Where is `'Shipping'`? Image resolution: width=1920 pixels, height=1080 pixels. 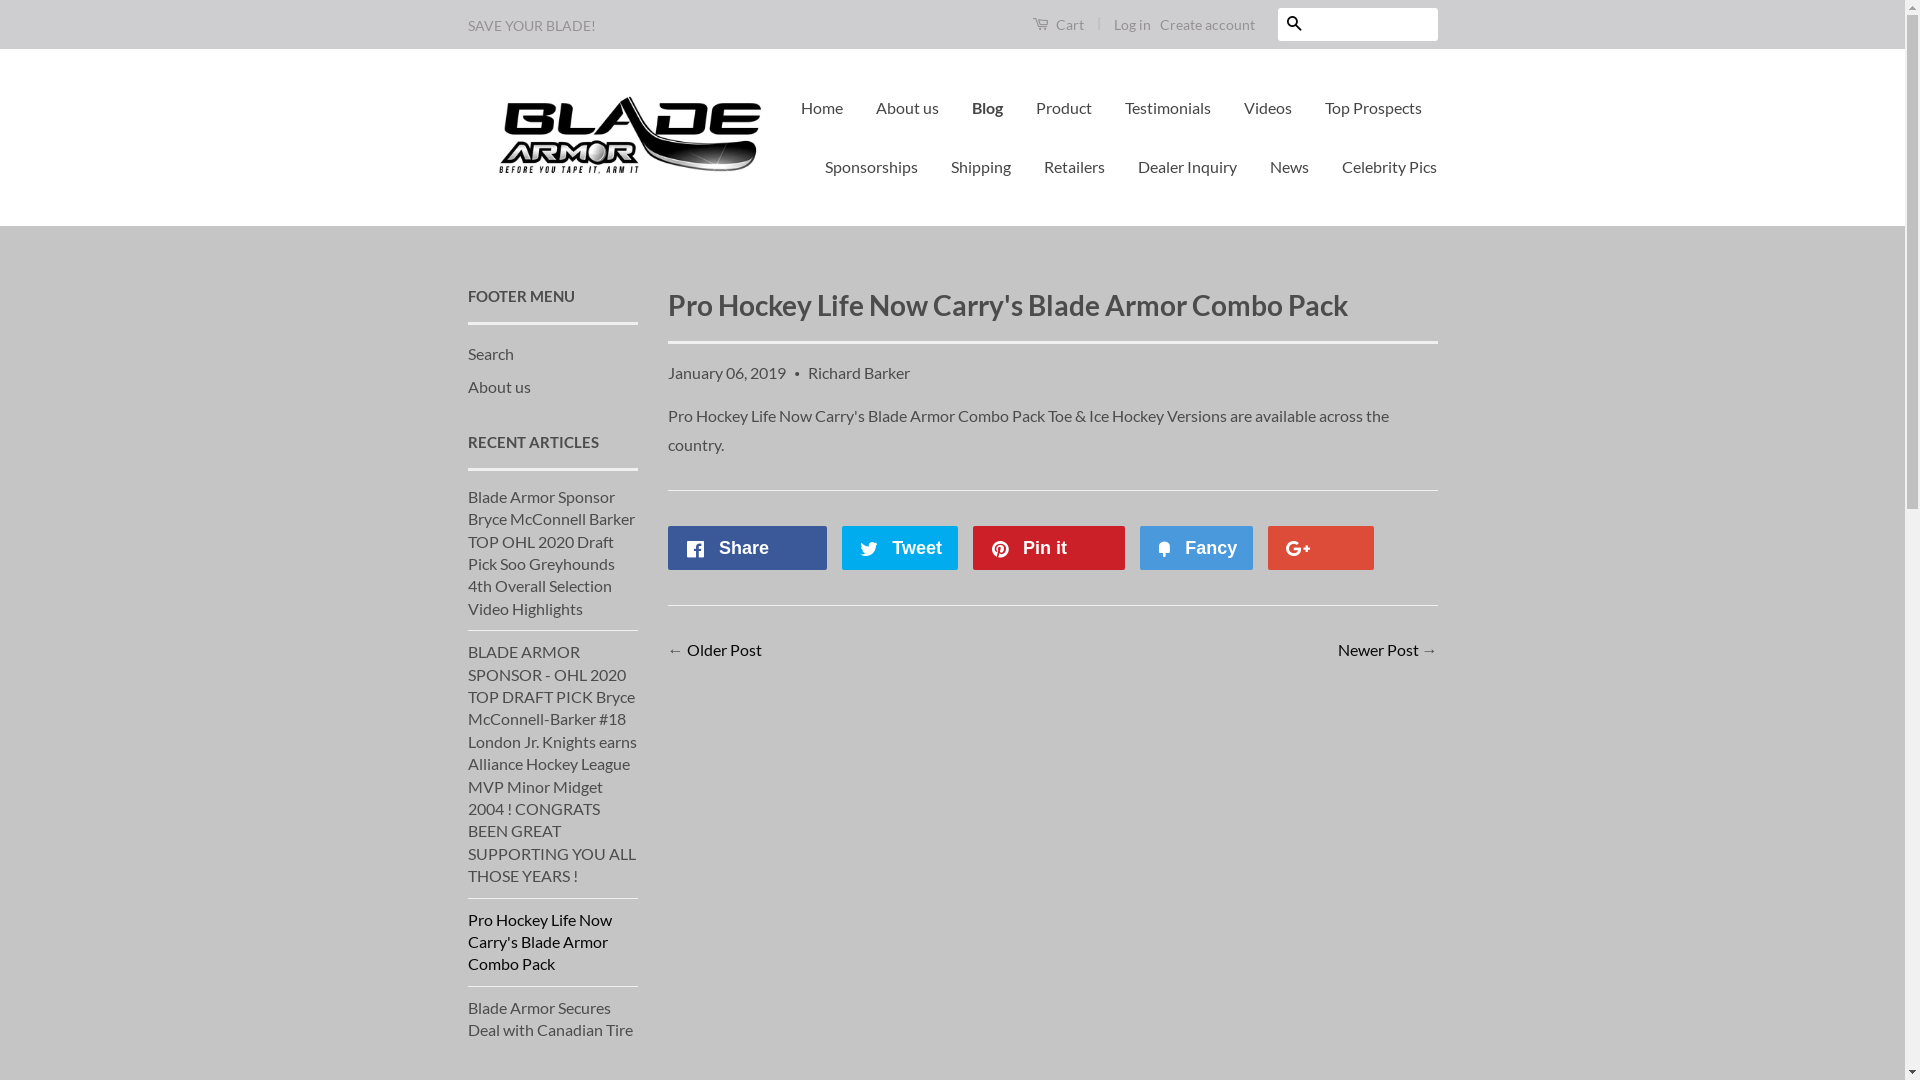
'Shipping' is located at coordinates (980, 166).